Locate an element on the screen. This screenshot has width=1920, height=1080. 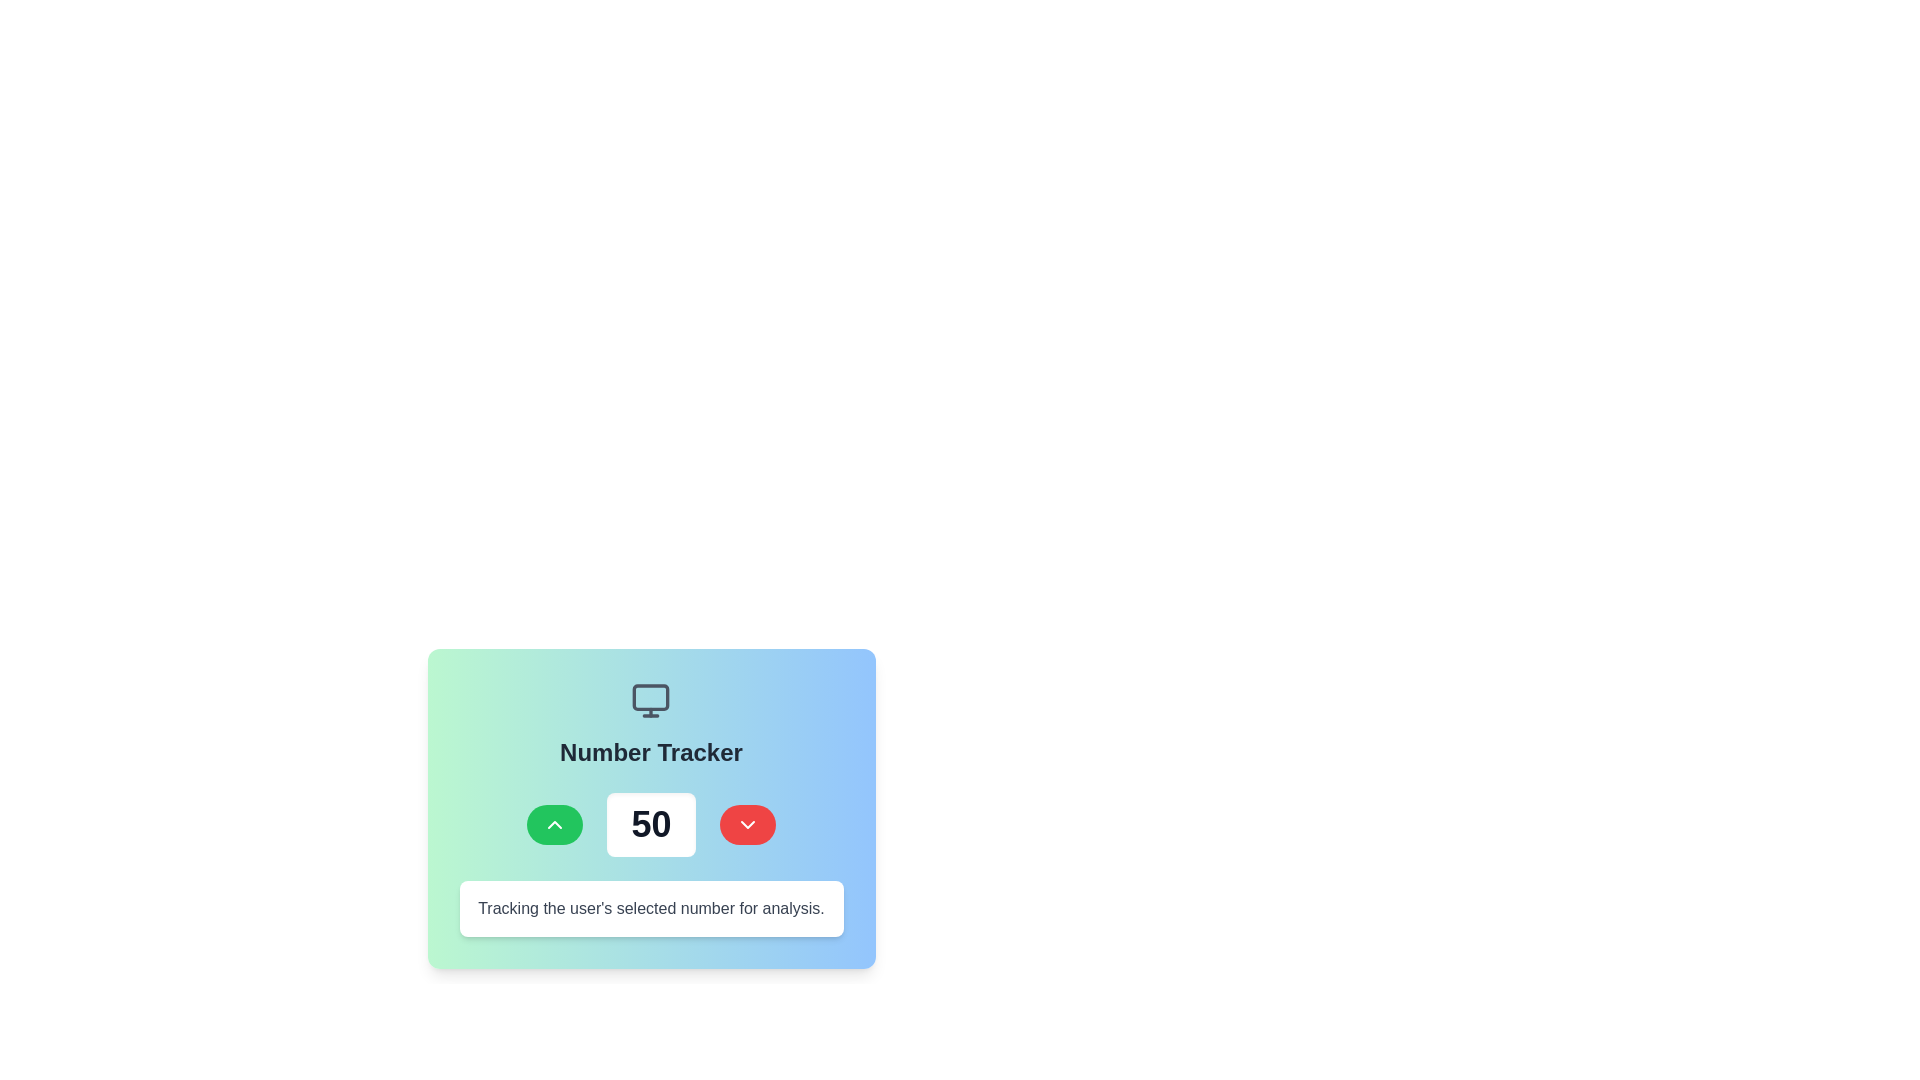
the static text display showing the number '50' in bold, large font with a white background and rounded corners is located at coordinates (651, 825).